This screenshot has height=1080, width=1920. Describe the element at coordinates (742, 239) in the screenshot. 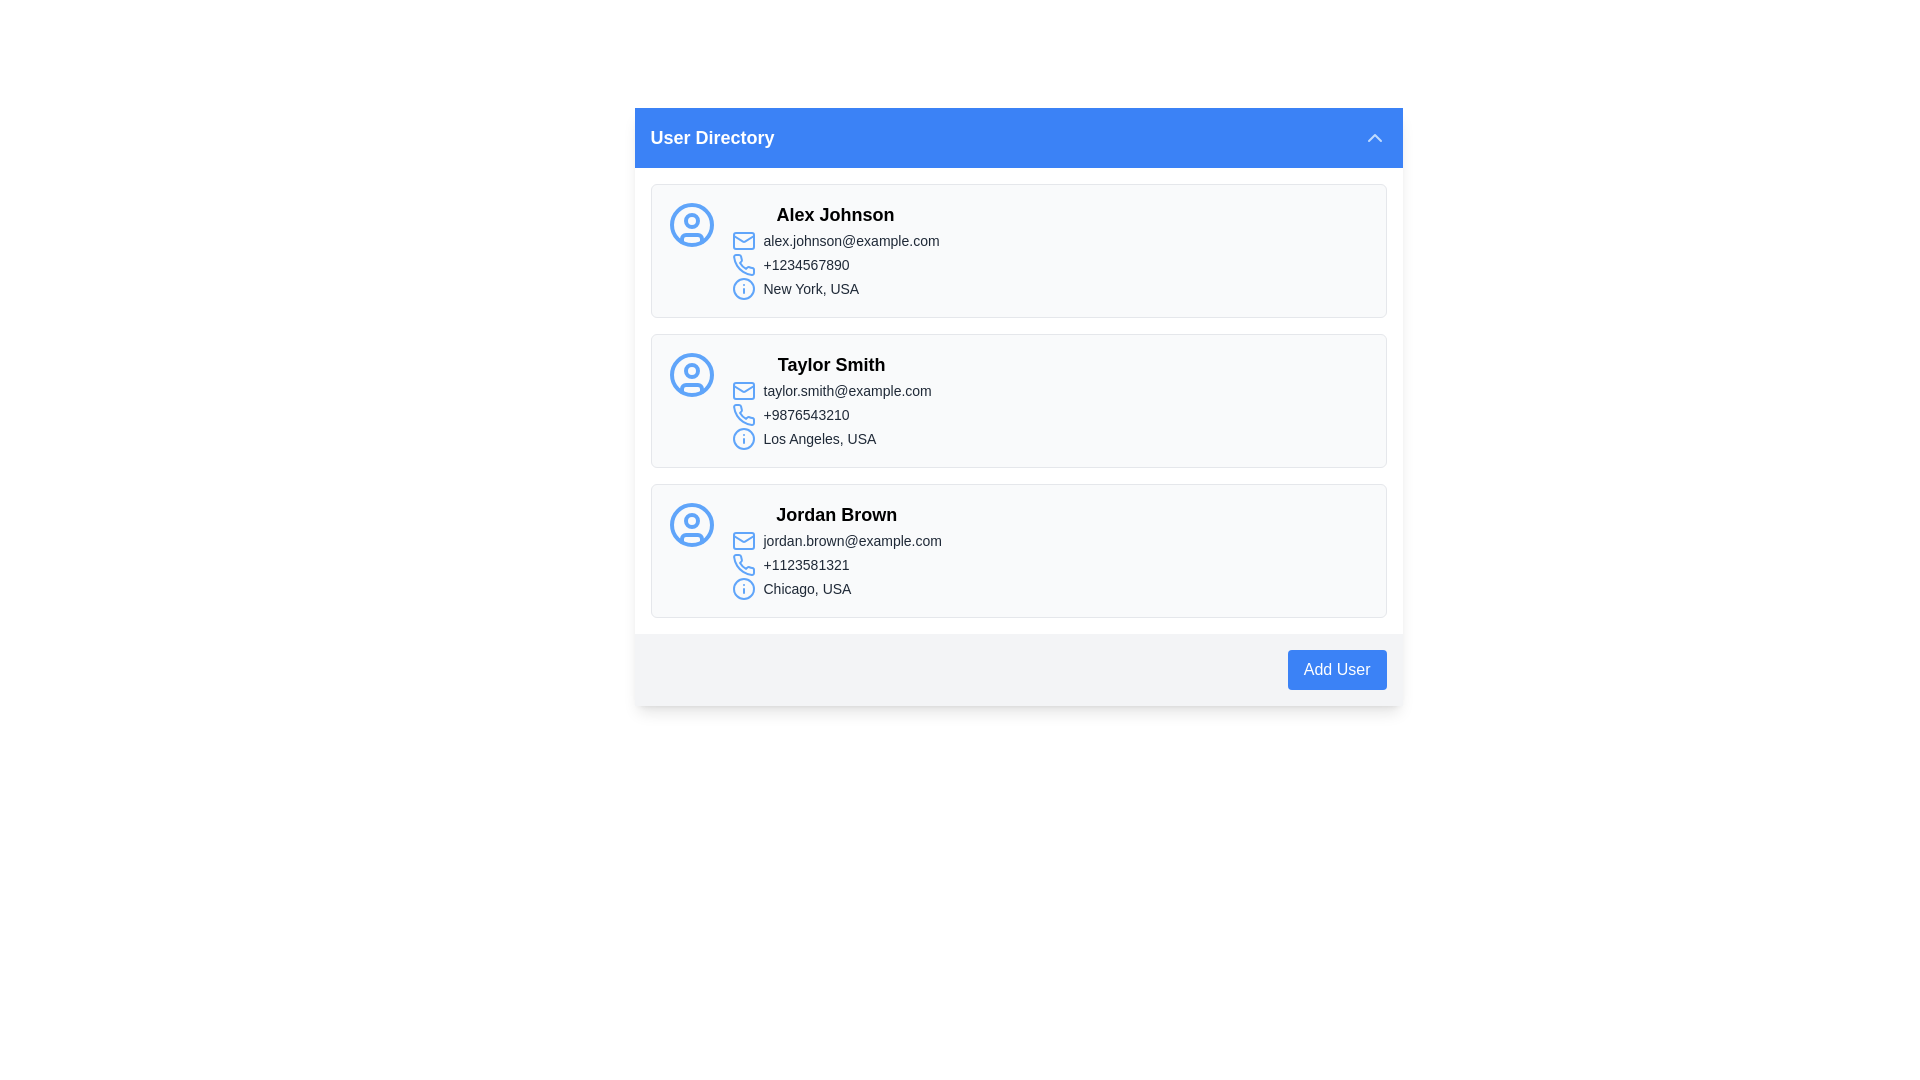

I see `the envelope icon representing email, located to the left of the email address 'alex.johnson@example.com'` at that location.